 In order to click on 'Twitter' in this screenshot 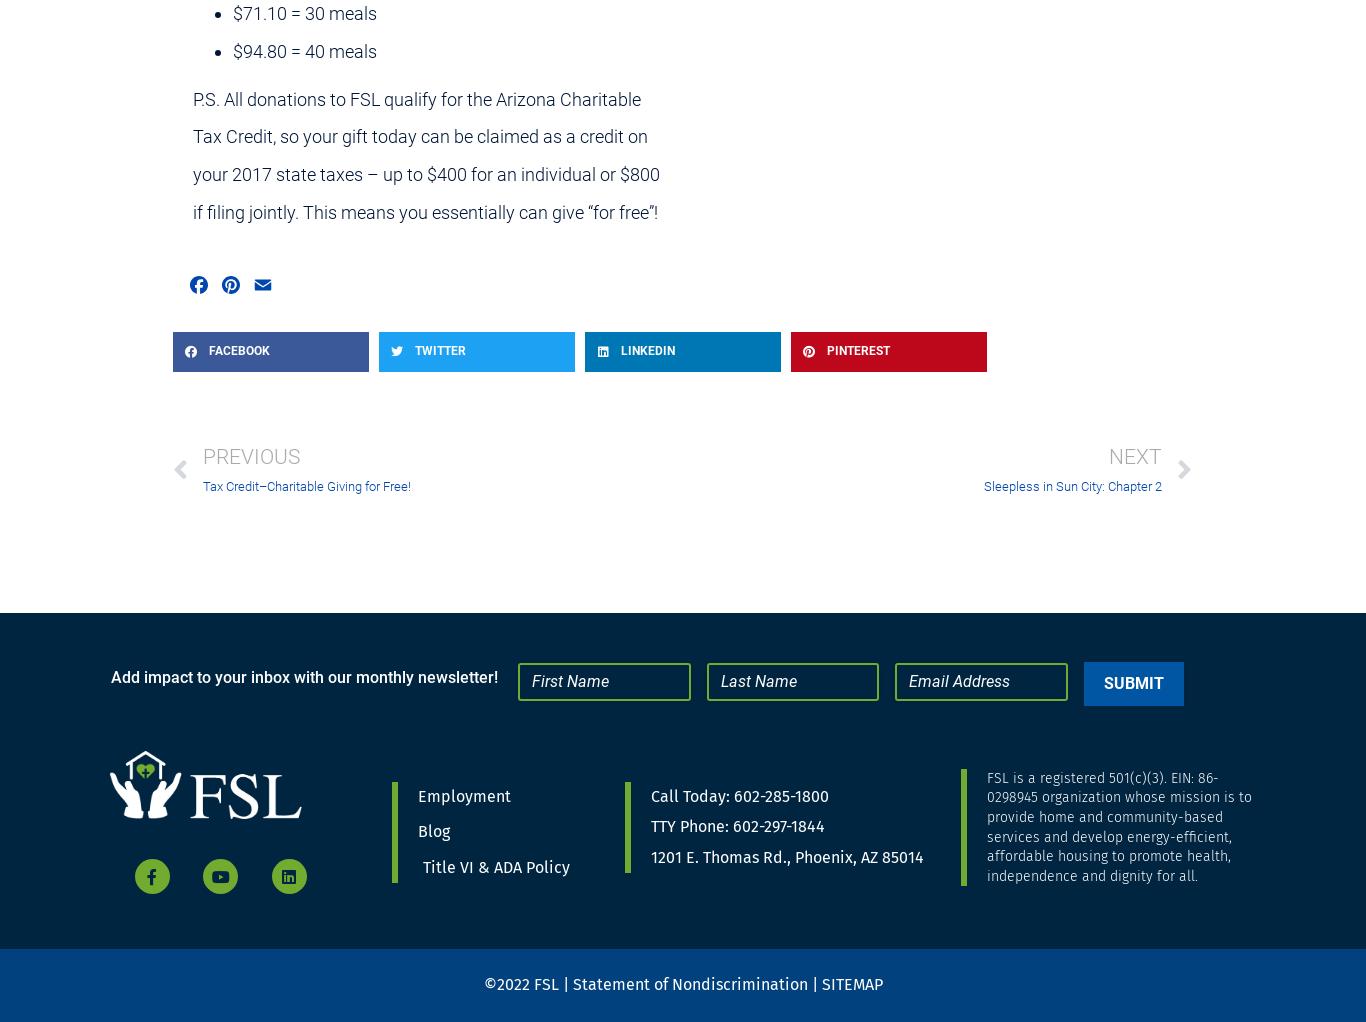, I will do `click(439, 350)`.